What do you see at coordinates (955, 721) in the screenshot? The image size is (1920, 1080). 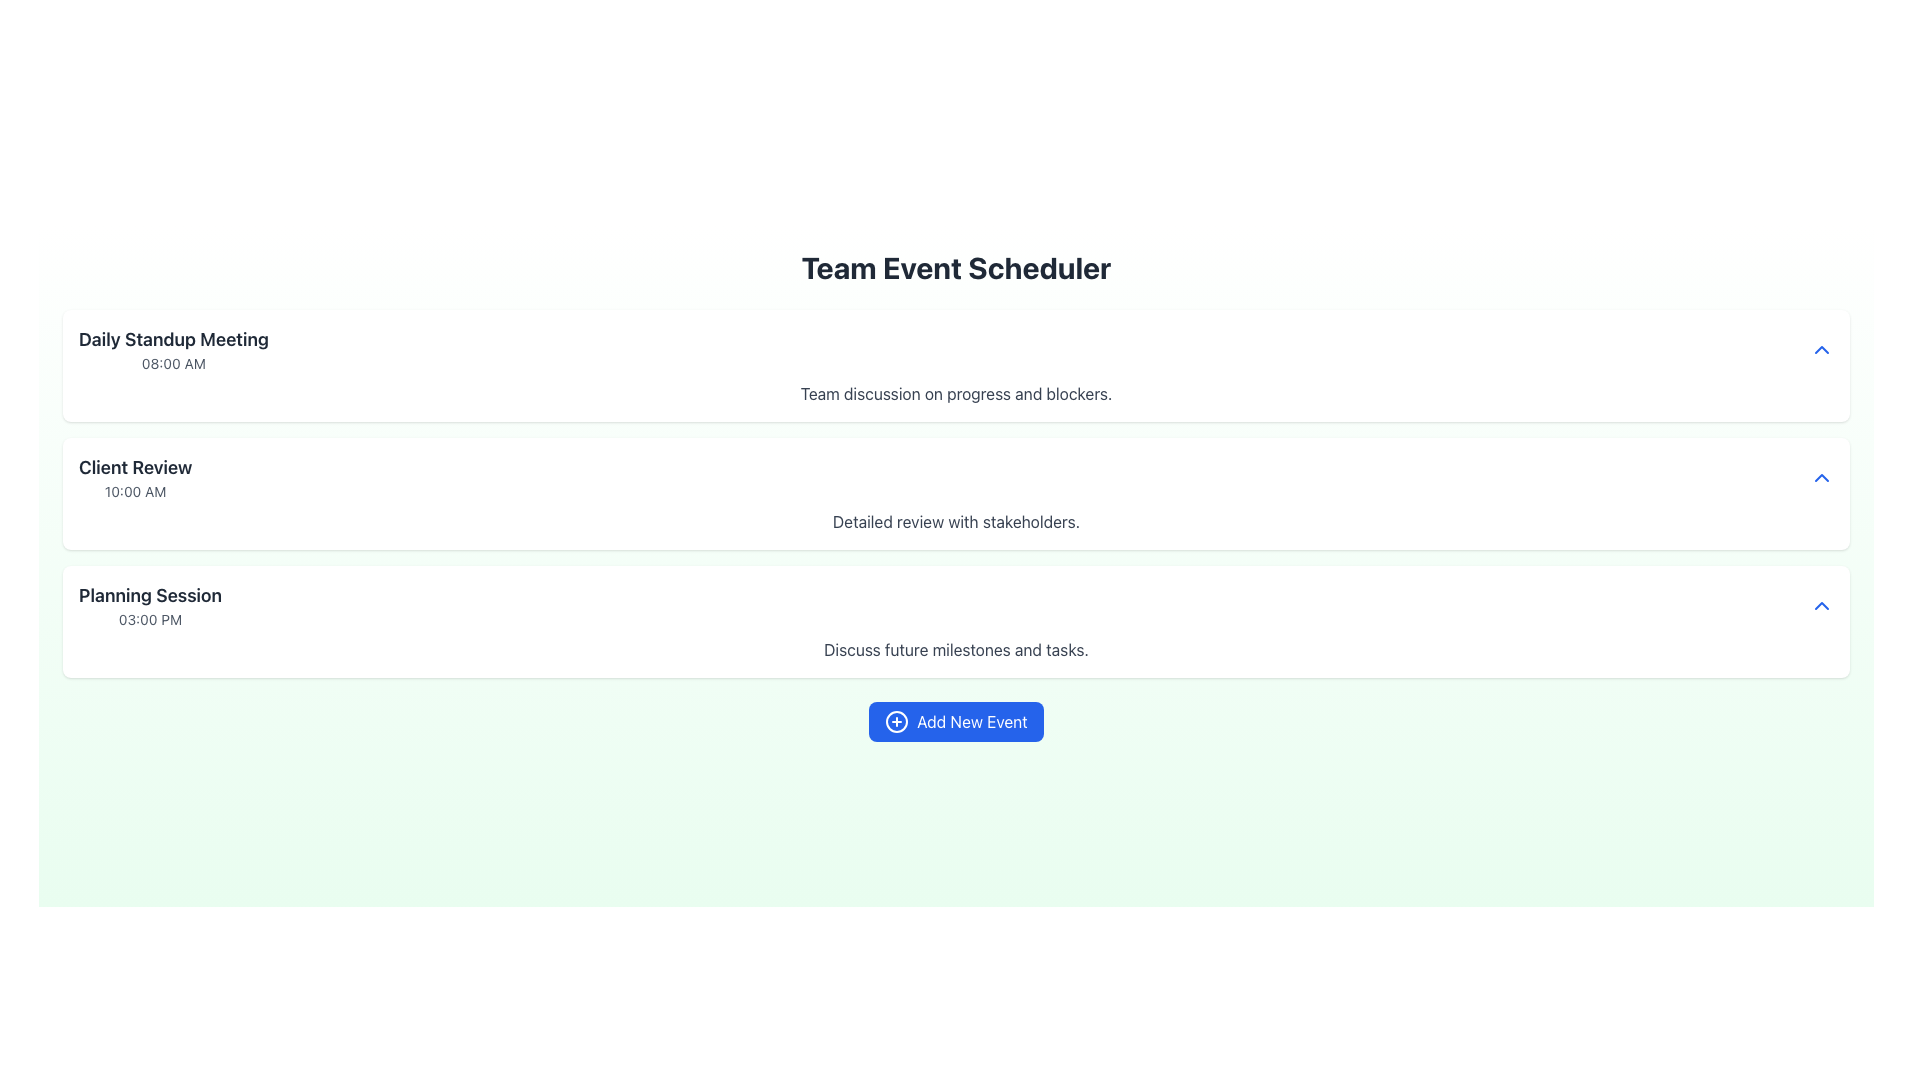 I see `the blue button labeled 'Add New Event' with a white plus icon` at bounding box center [955, 721].